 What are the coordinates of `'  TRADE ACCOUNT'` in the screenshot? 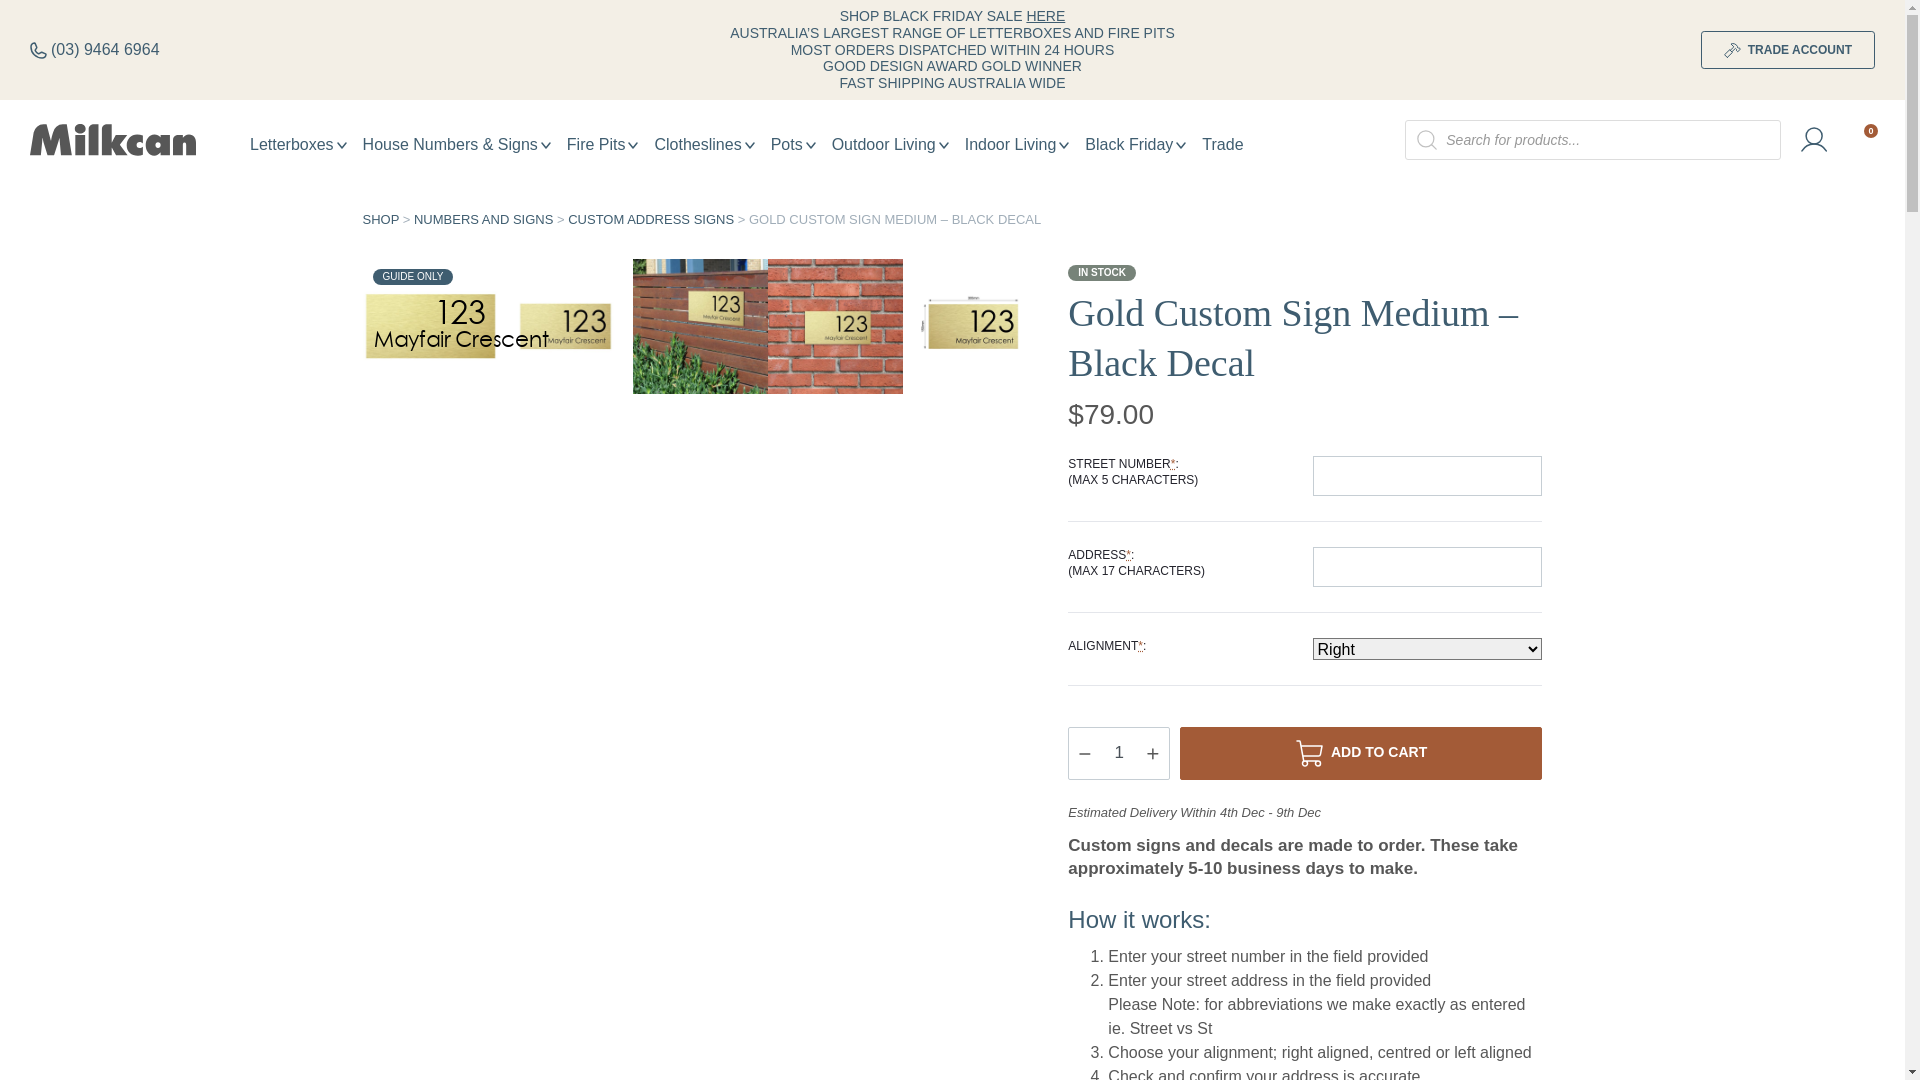 It's located at (1788, 49).